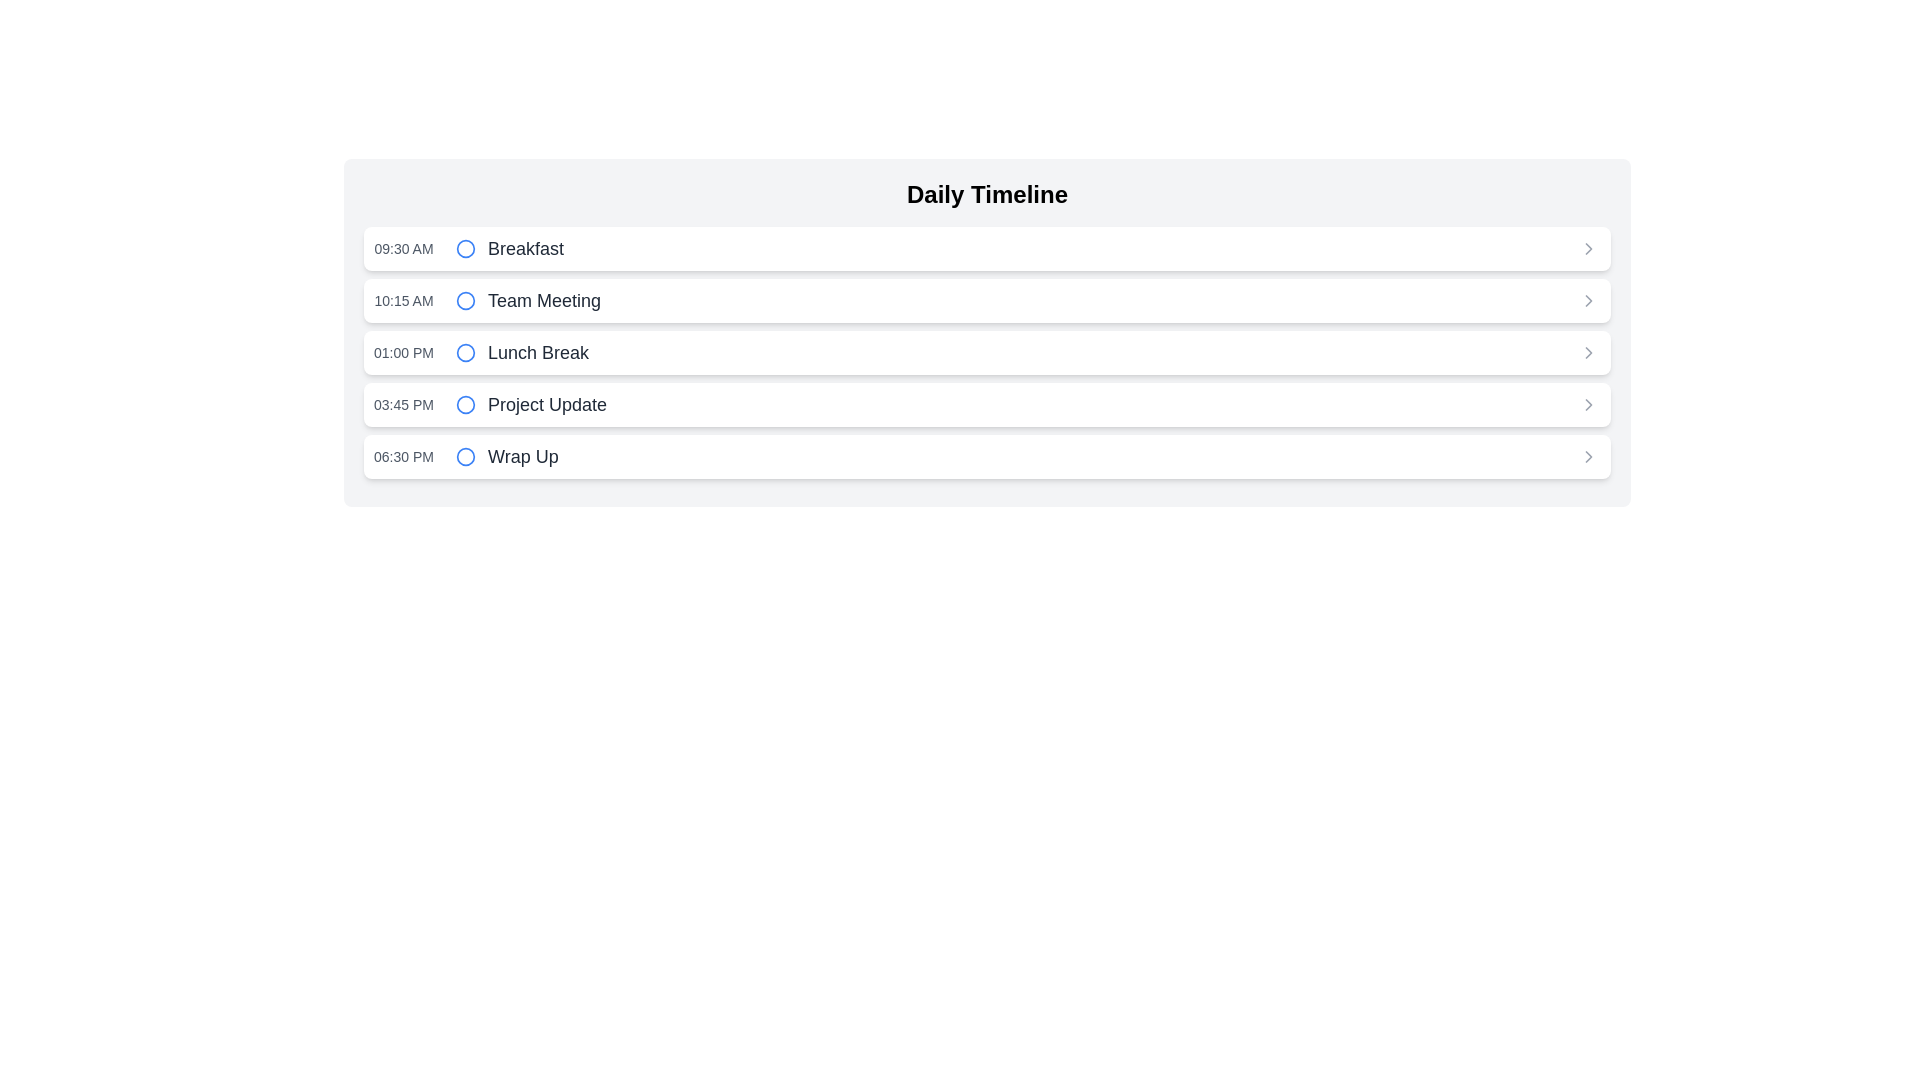 This screenshot has height=1080, width=1920. What do you see at coordinates (1587, 248) in the screenshot?
I see `the small right-pointing chevron arrow icon located in the top-right corner of the first row entry in the 'Daily Timeline' list, aligning with the text 'Breakfast', to change its appearance` at bounding box center [1587, 248].